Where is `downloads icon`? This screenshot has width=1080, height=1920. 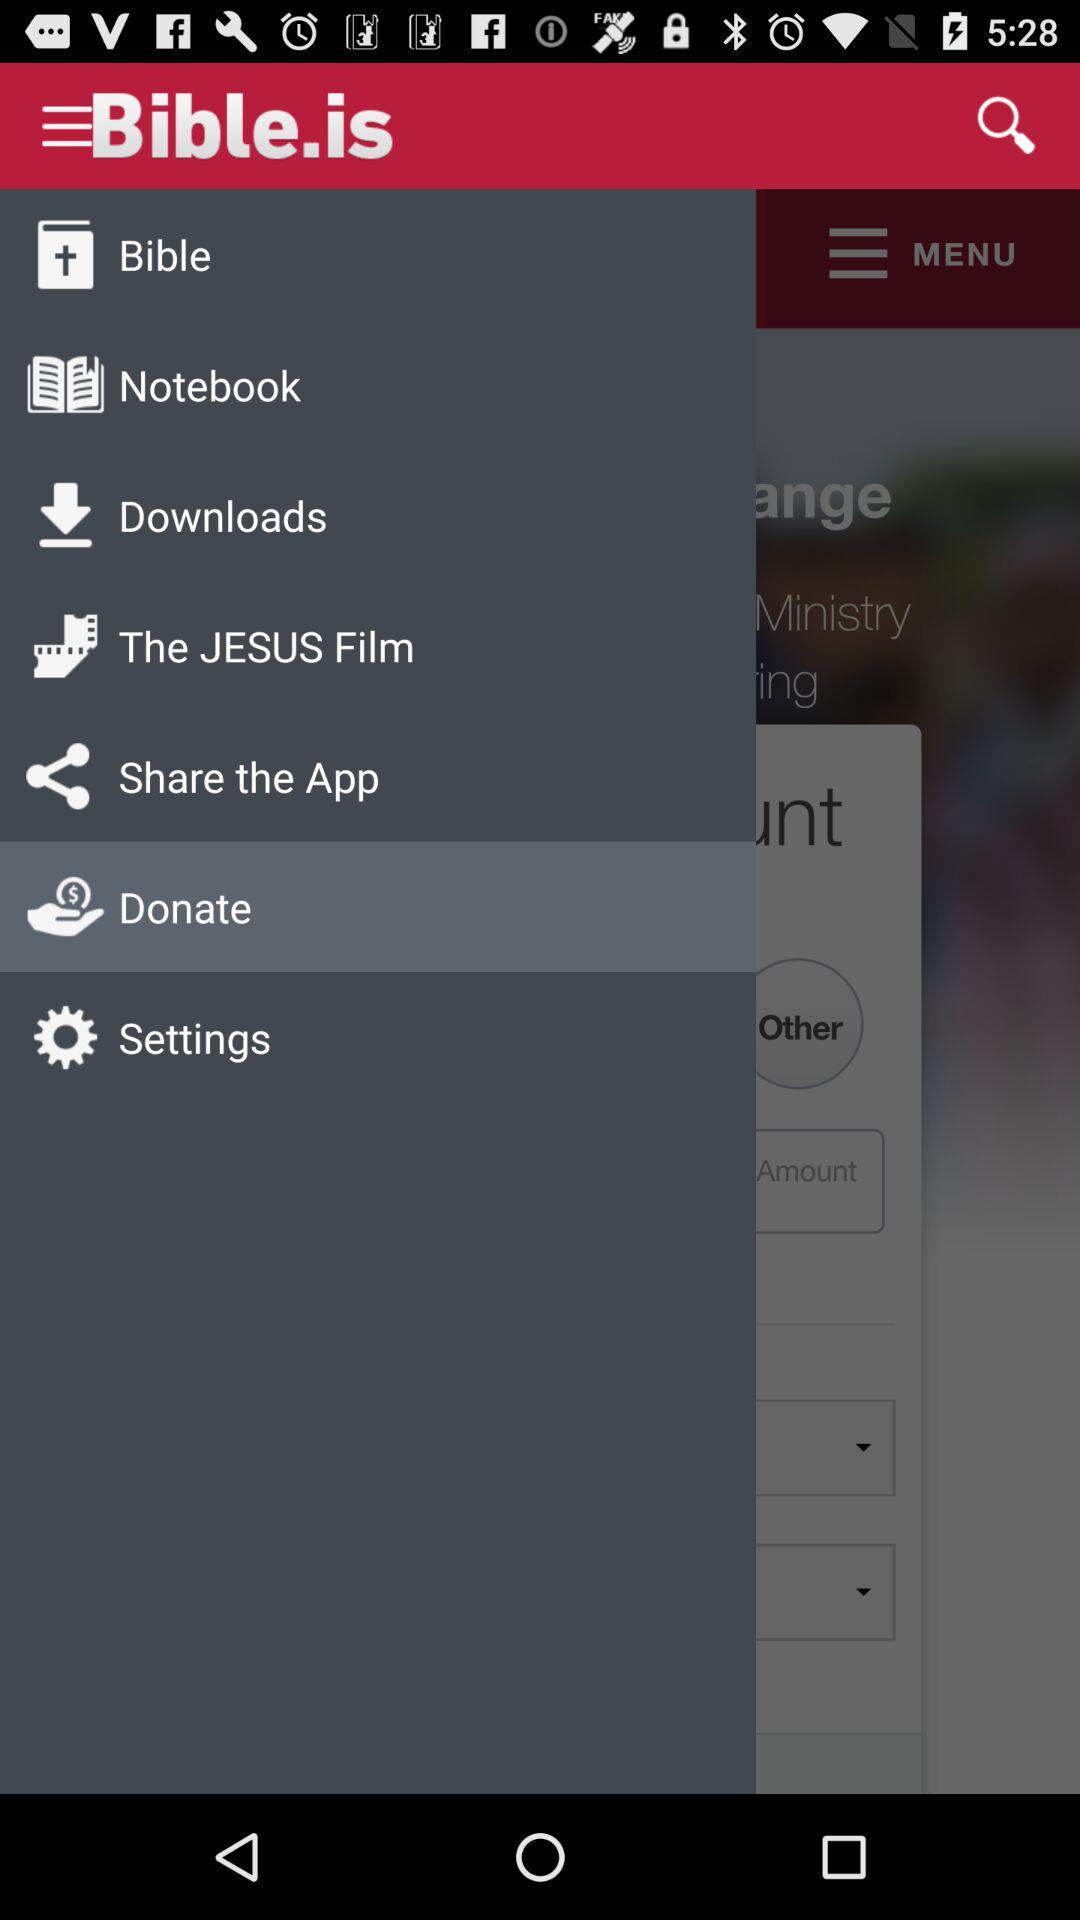
downloads icon is located at coordinates (223, 515).